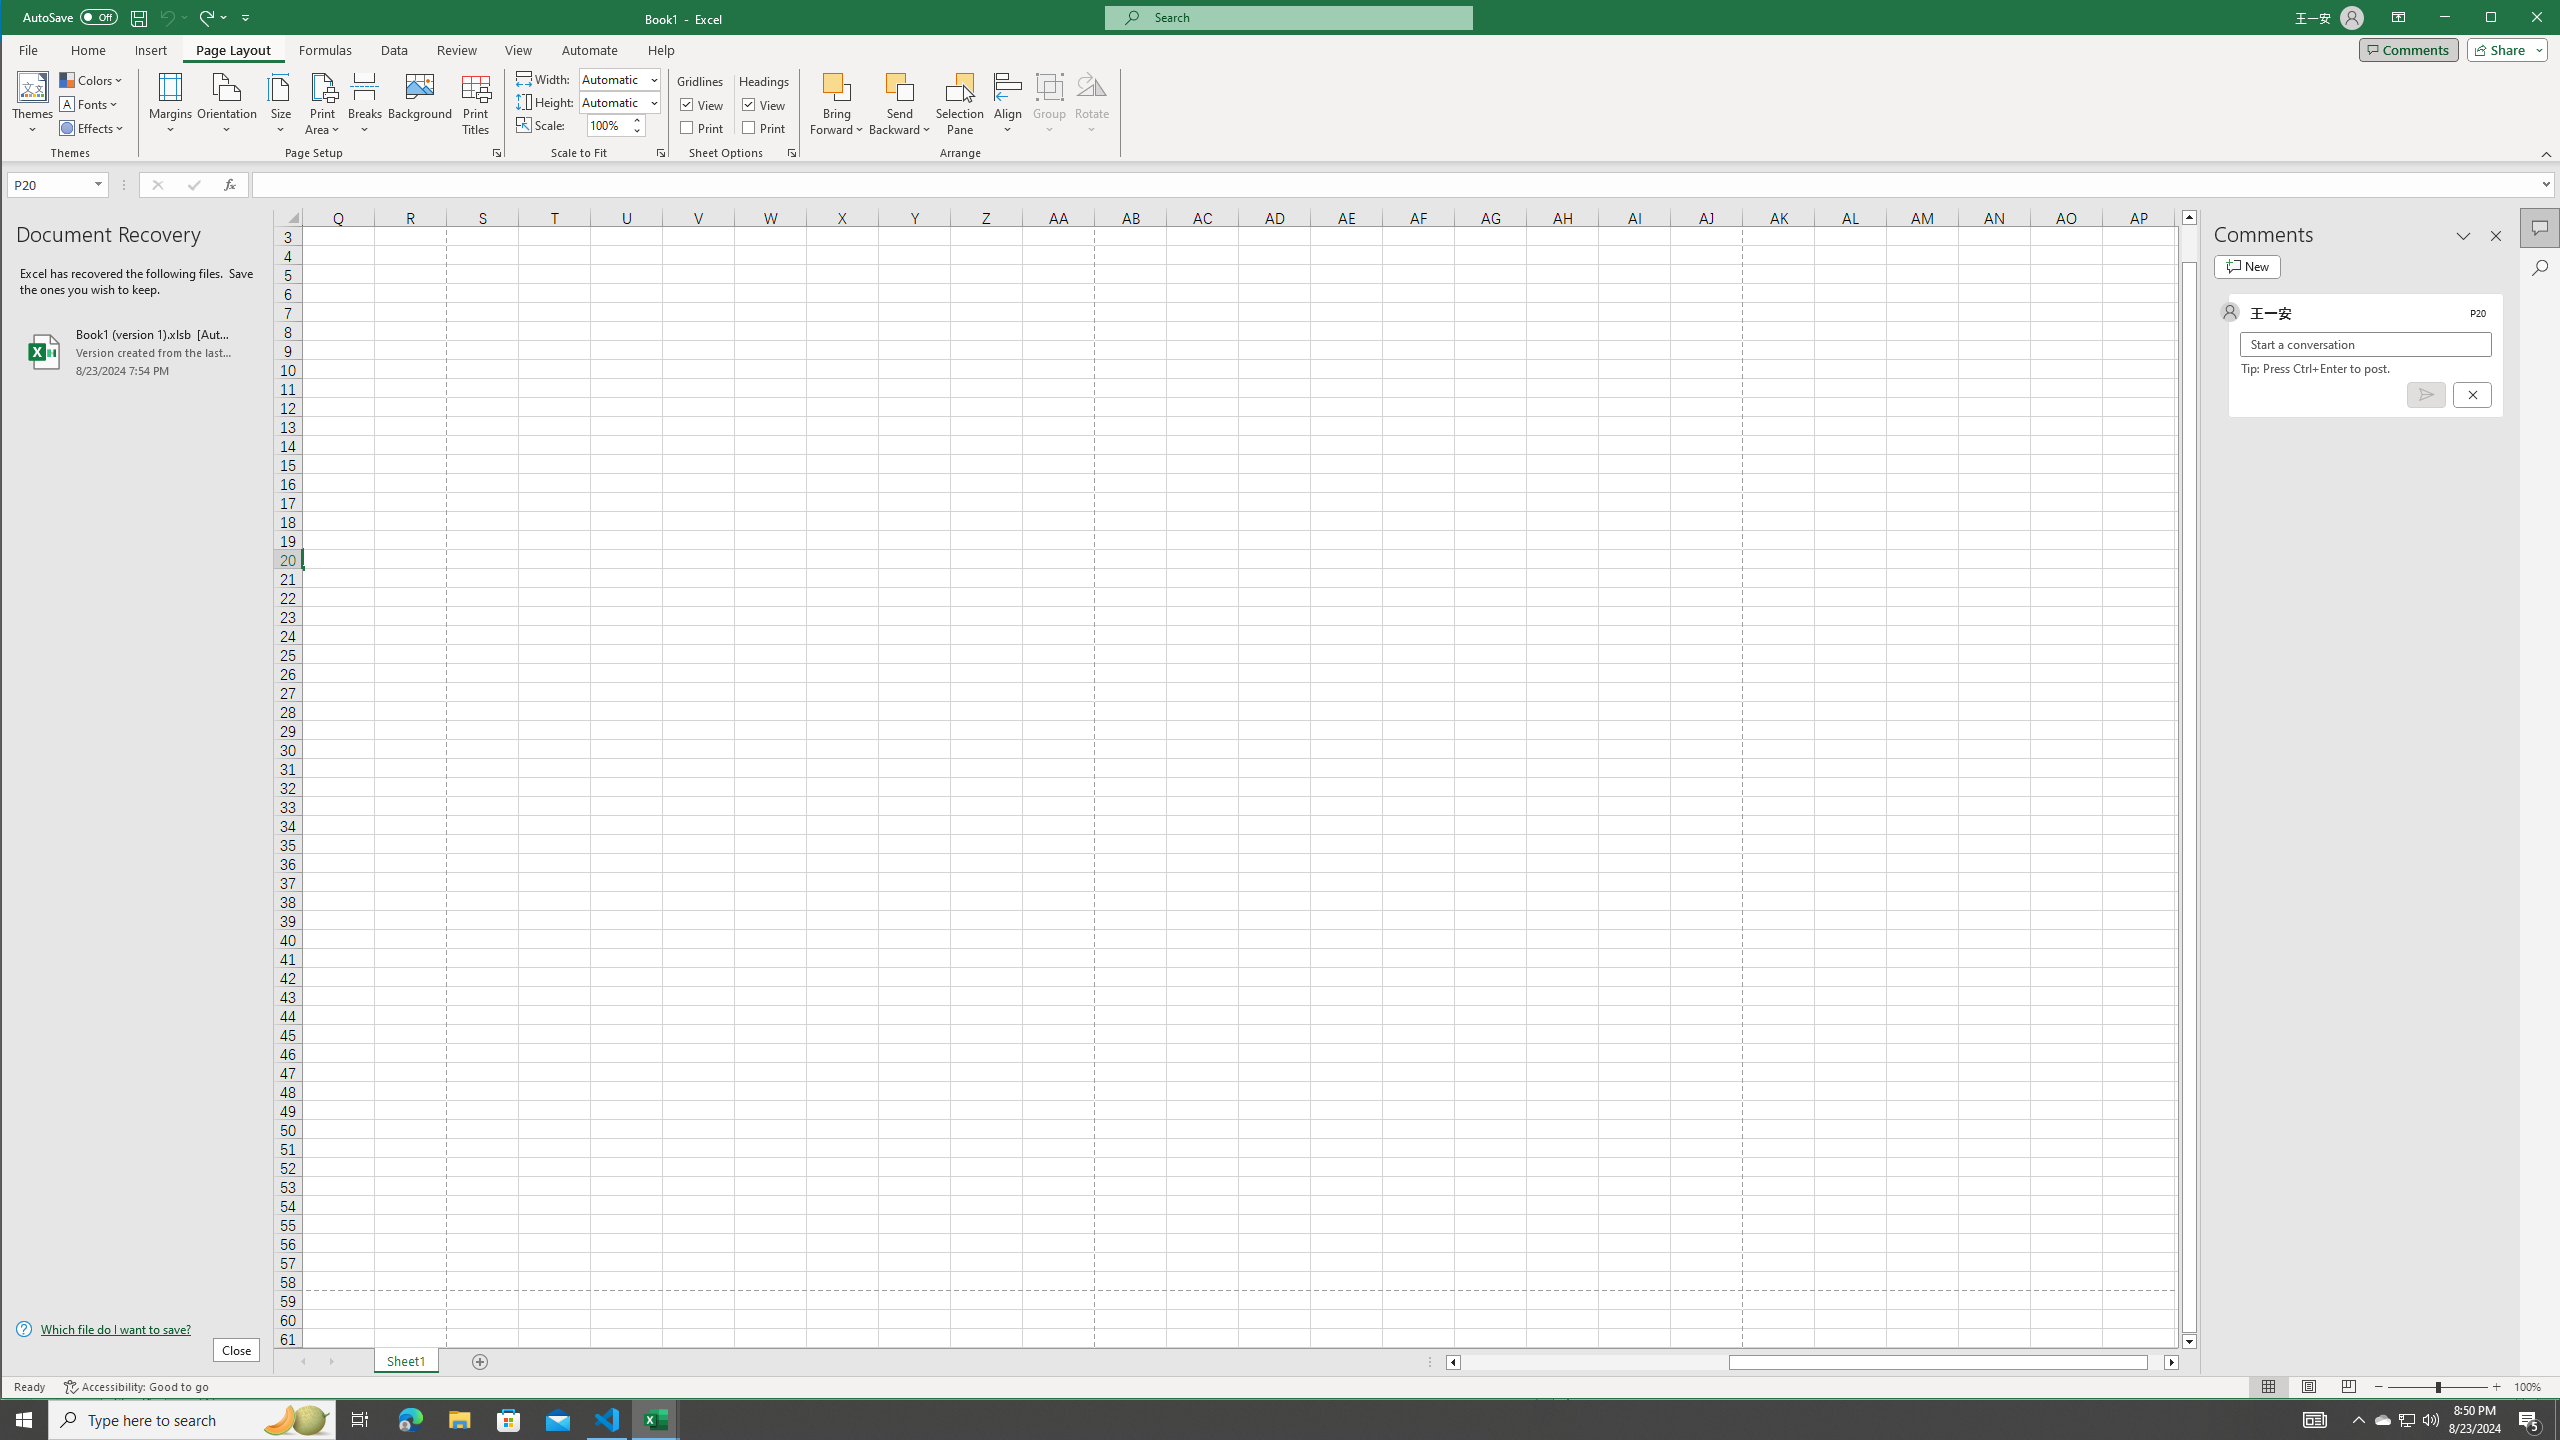 The height and width of the screenshot is (1440, 2560). What do you see at coordinates (613, 102) in the screenshot?
I see `'Height'` at bounding box center [613, 102].